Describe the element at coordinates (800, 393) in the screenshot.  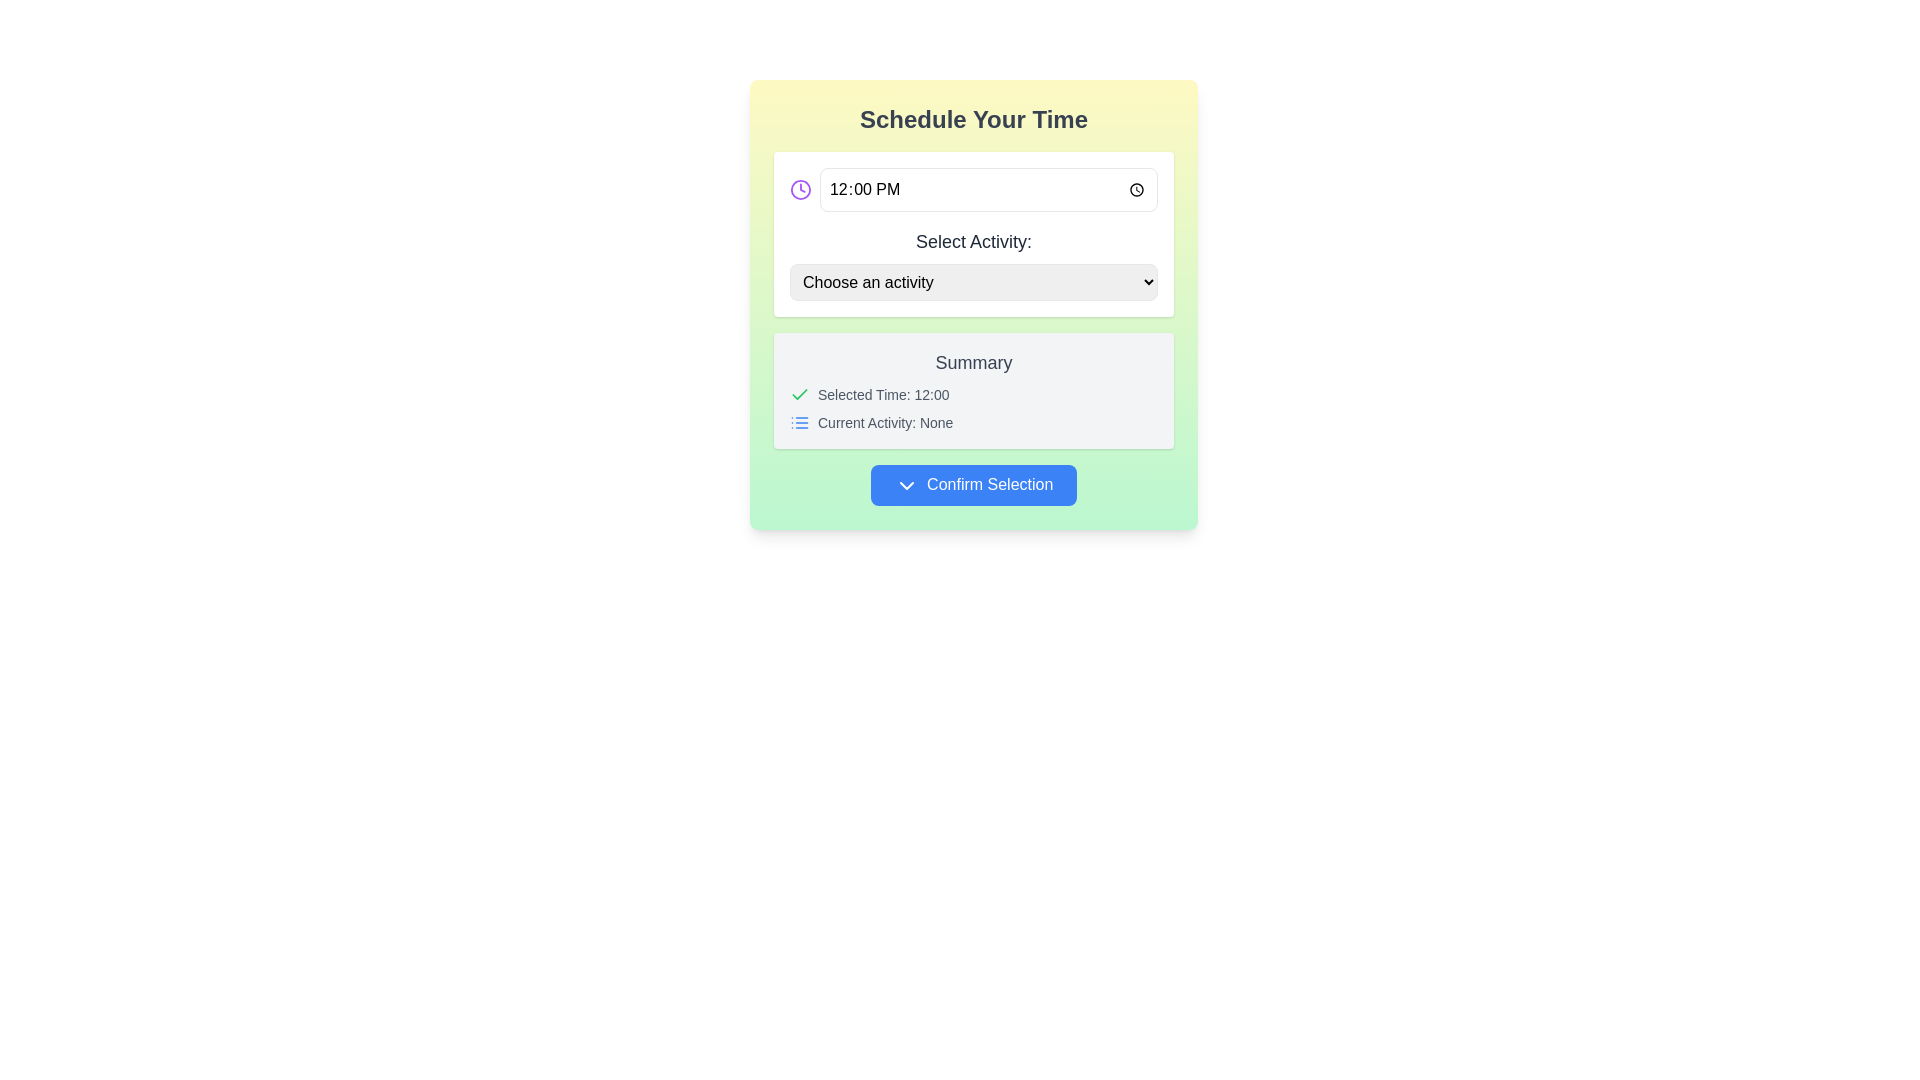
I see `the indication of the green checkmark icon representing a completed action, located in the 'Summary' section adjacent to the selected time text` at that location.